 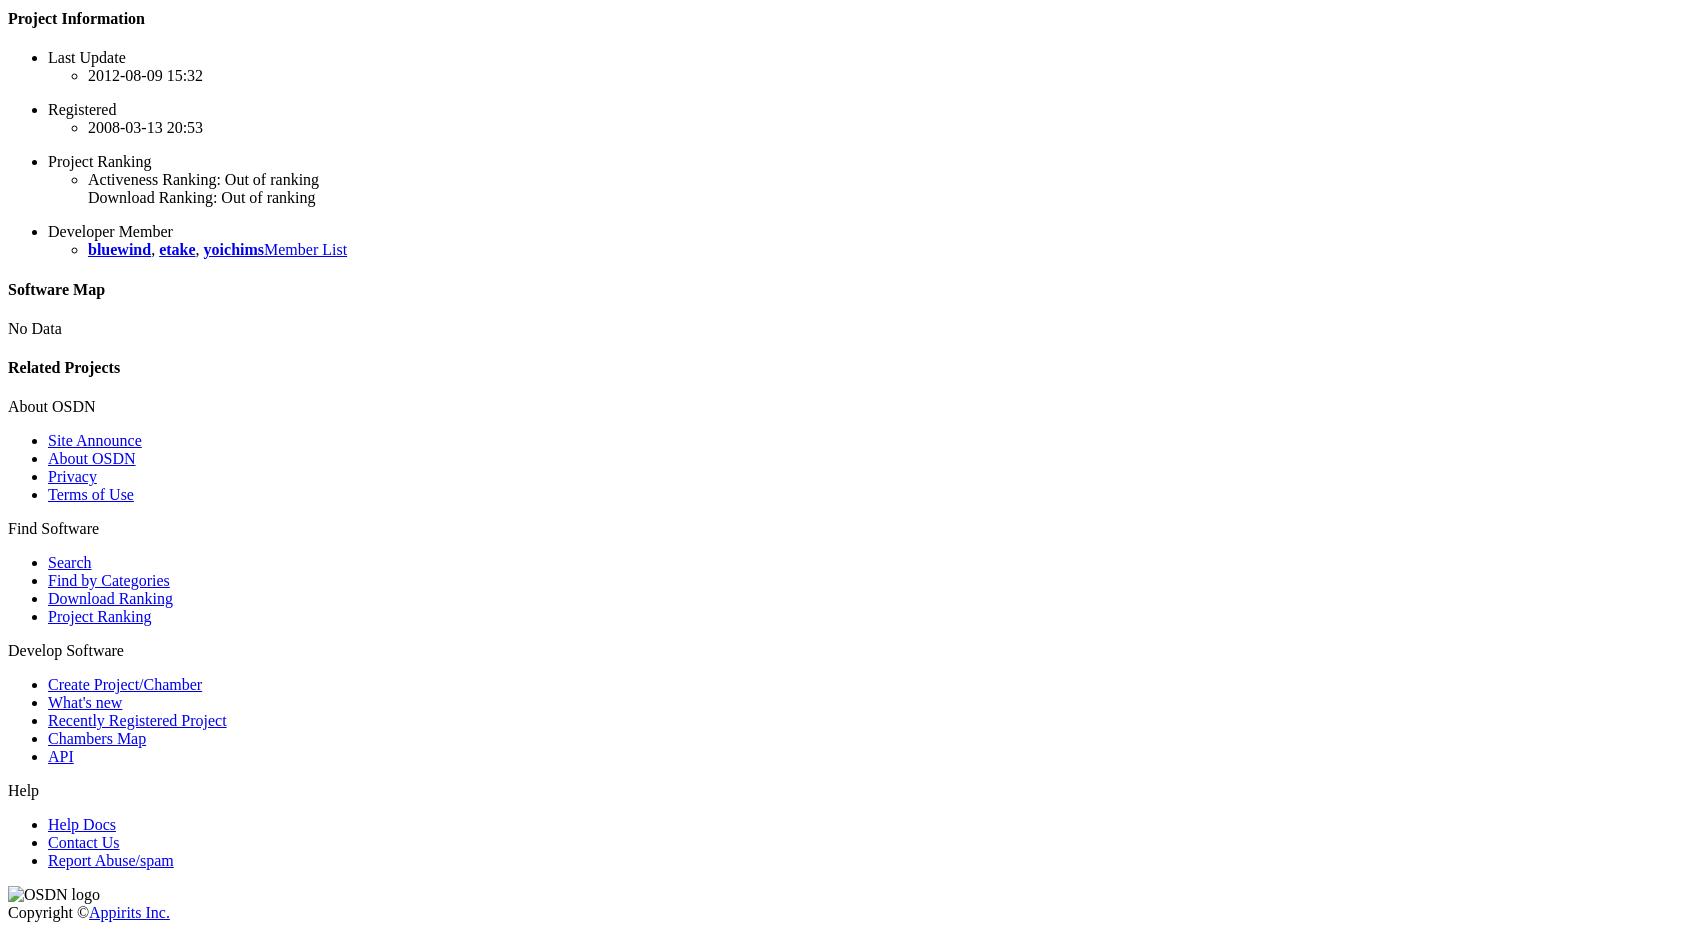 What do you see at coordinates (144, 74) in the screenshot?
I see `'2012-08-09 15:32'` at bounding box center [144, 74].